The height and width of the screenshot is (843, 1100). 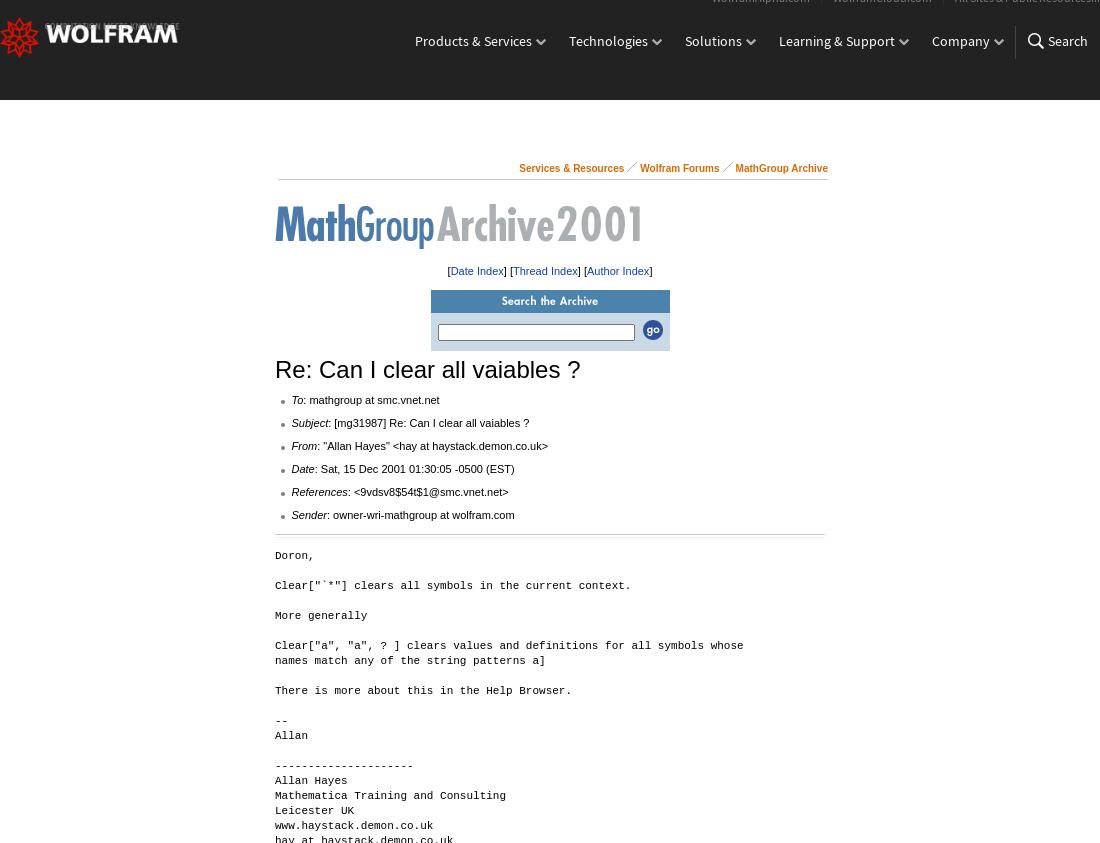 I want to click on 'Wolfram Forums', so click(x=679, y=168).